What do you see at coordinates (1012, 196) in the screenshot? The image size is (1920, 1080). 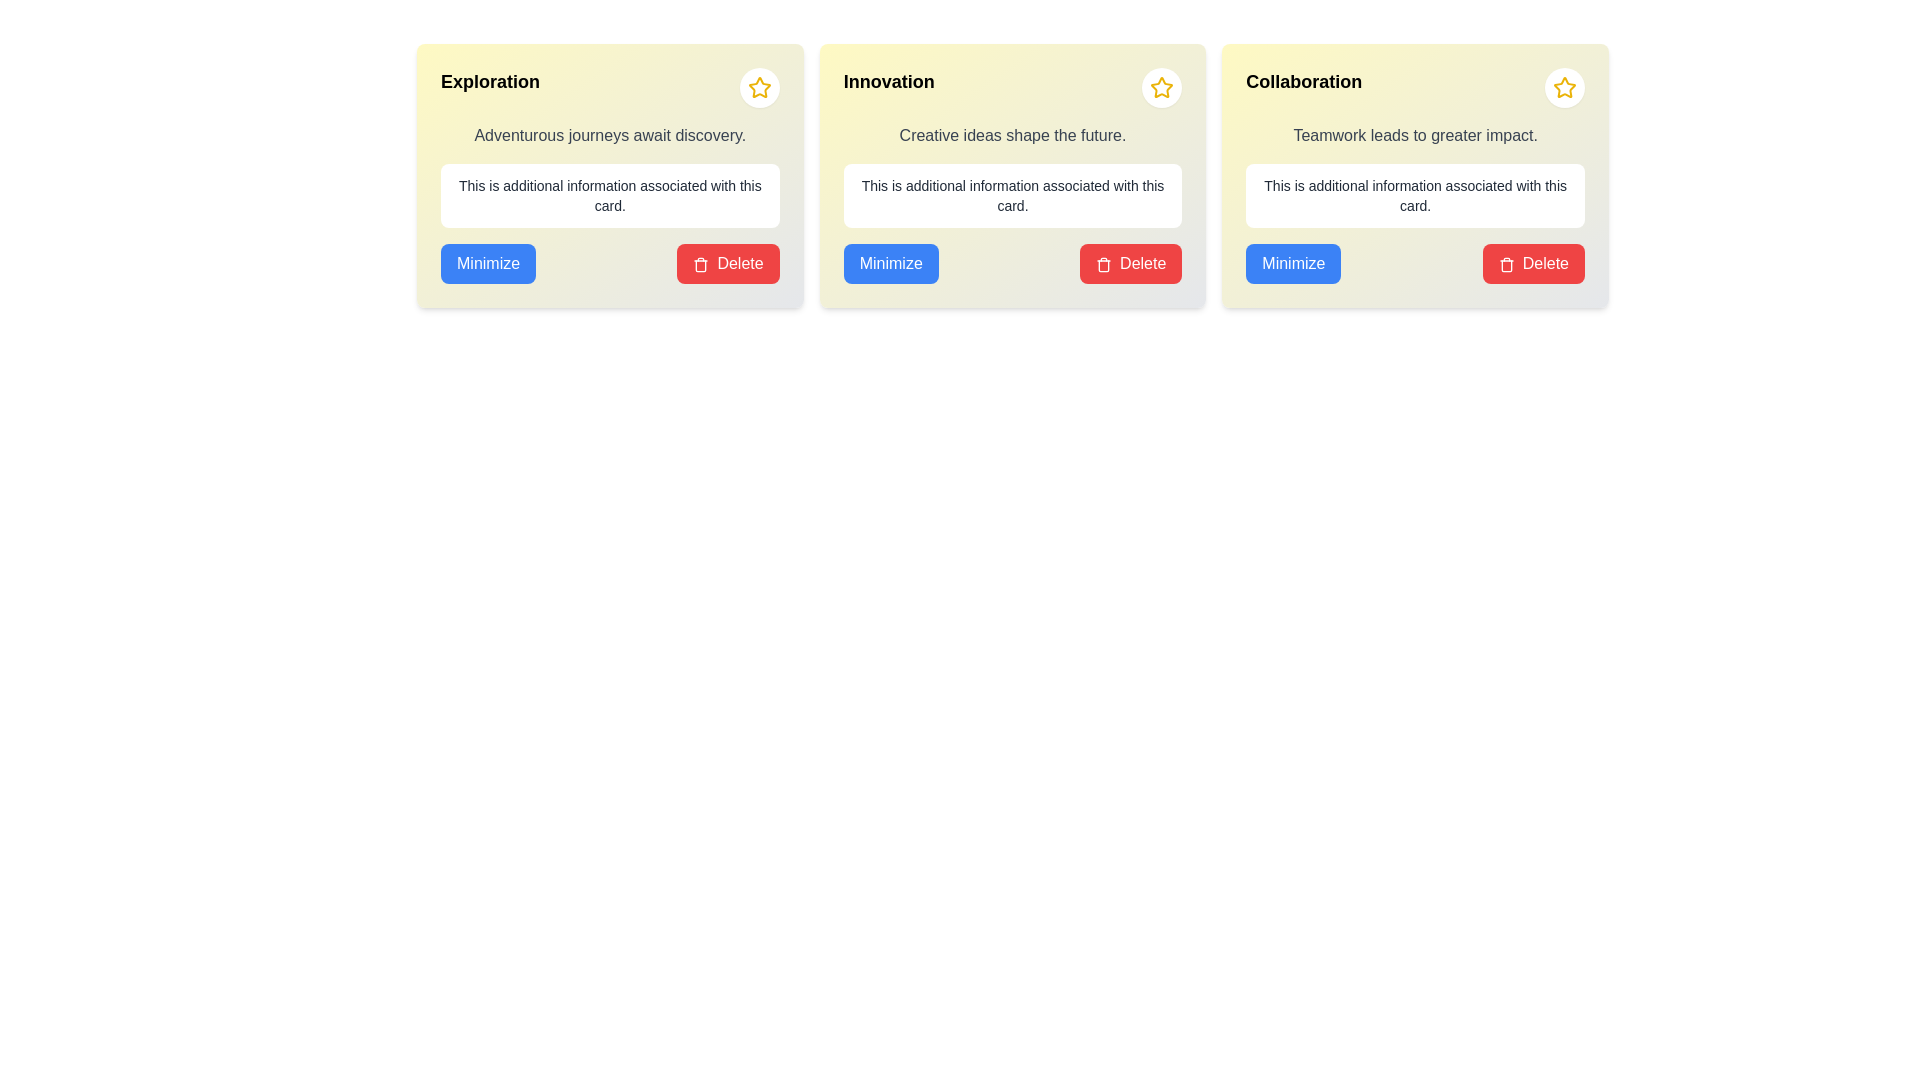 I see `the text label containing 'This is additional information associated with this card.' located within the 'Innovation' card` at bounding box center [1012, 196].